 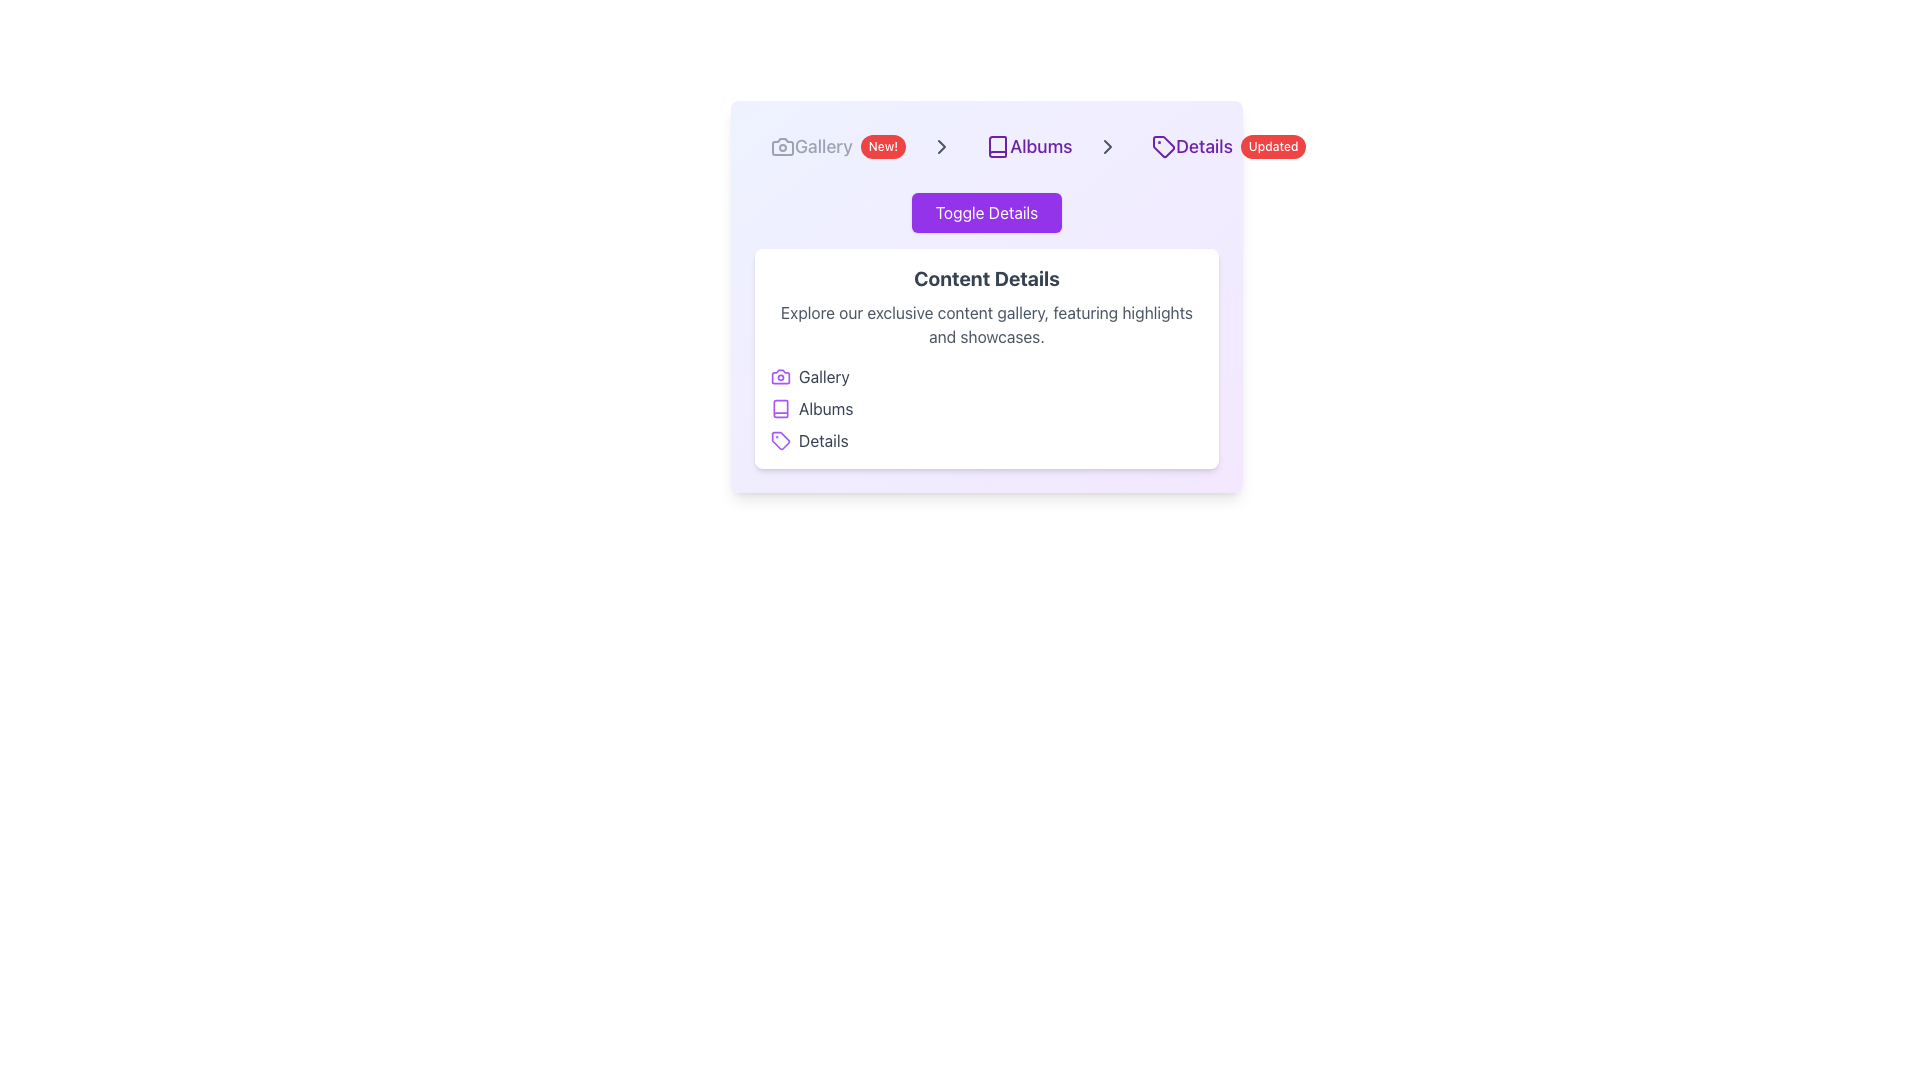 What do you see at coordinates (780, 439) in the screenshot?
I see `the small tag-shaped icon with a purple outline located to the left of the 'Details' label in the navigation menu` at bounding box center [780, 439].